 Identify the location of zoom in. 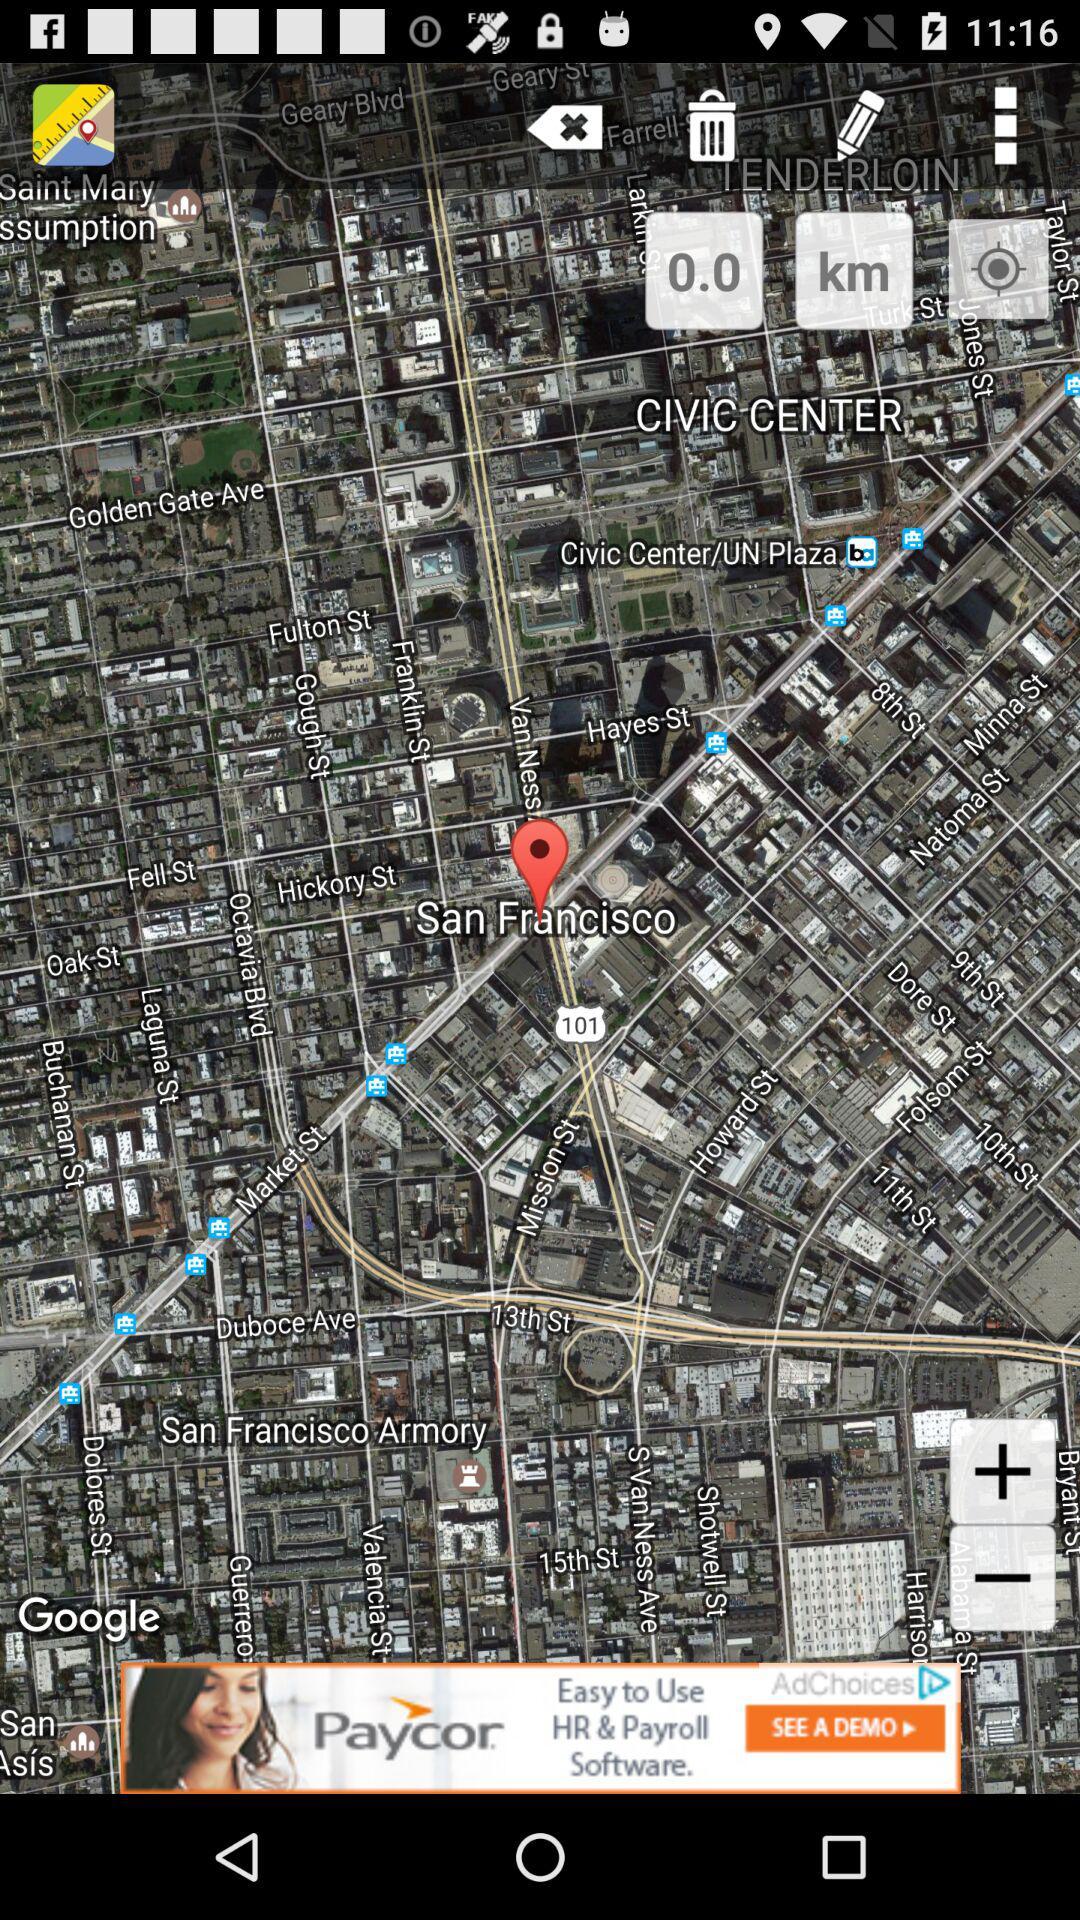
(1002, 1471).